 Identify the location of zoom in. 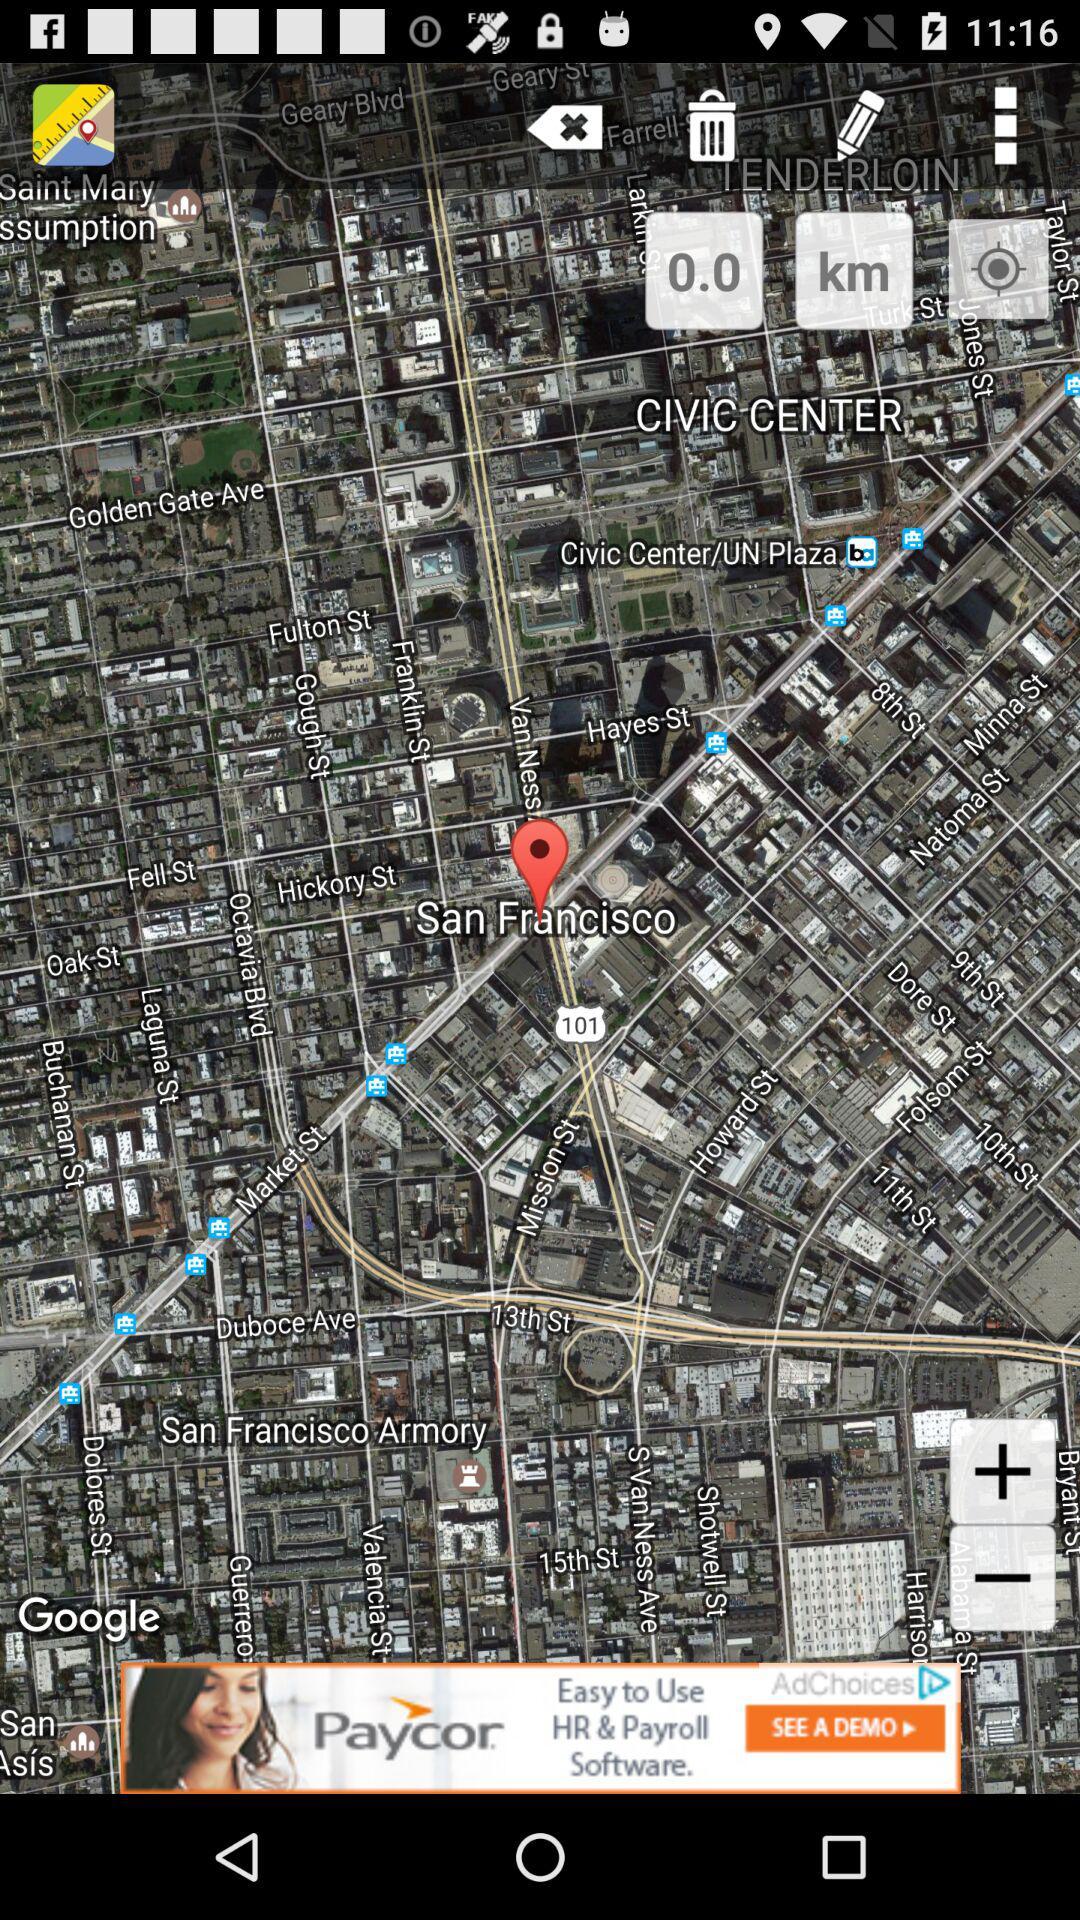
(1002, 1471).